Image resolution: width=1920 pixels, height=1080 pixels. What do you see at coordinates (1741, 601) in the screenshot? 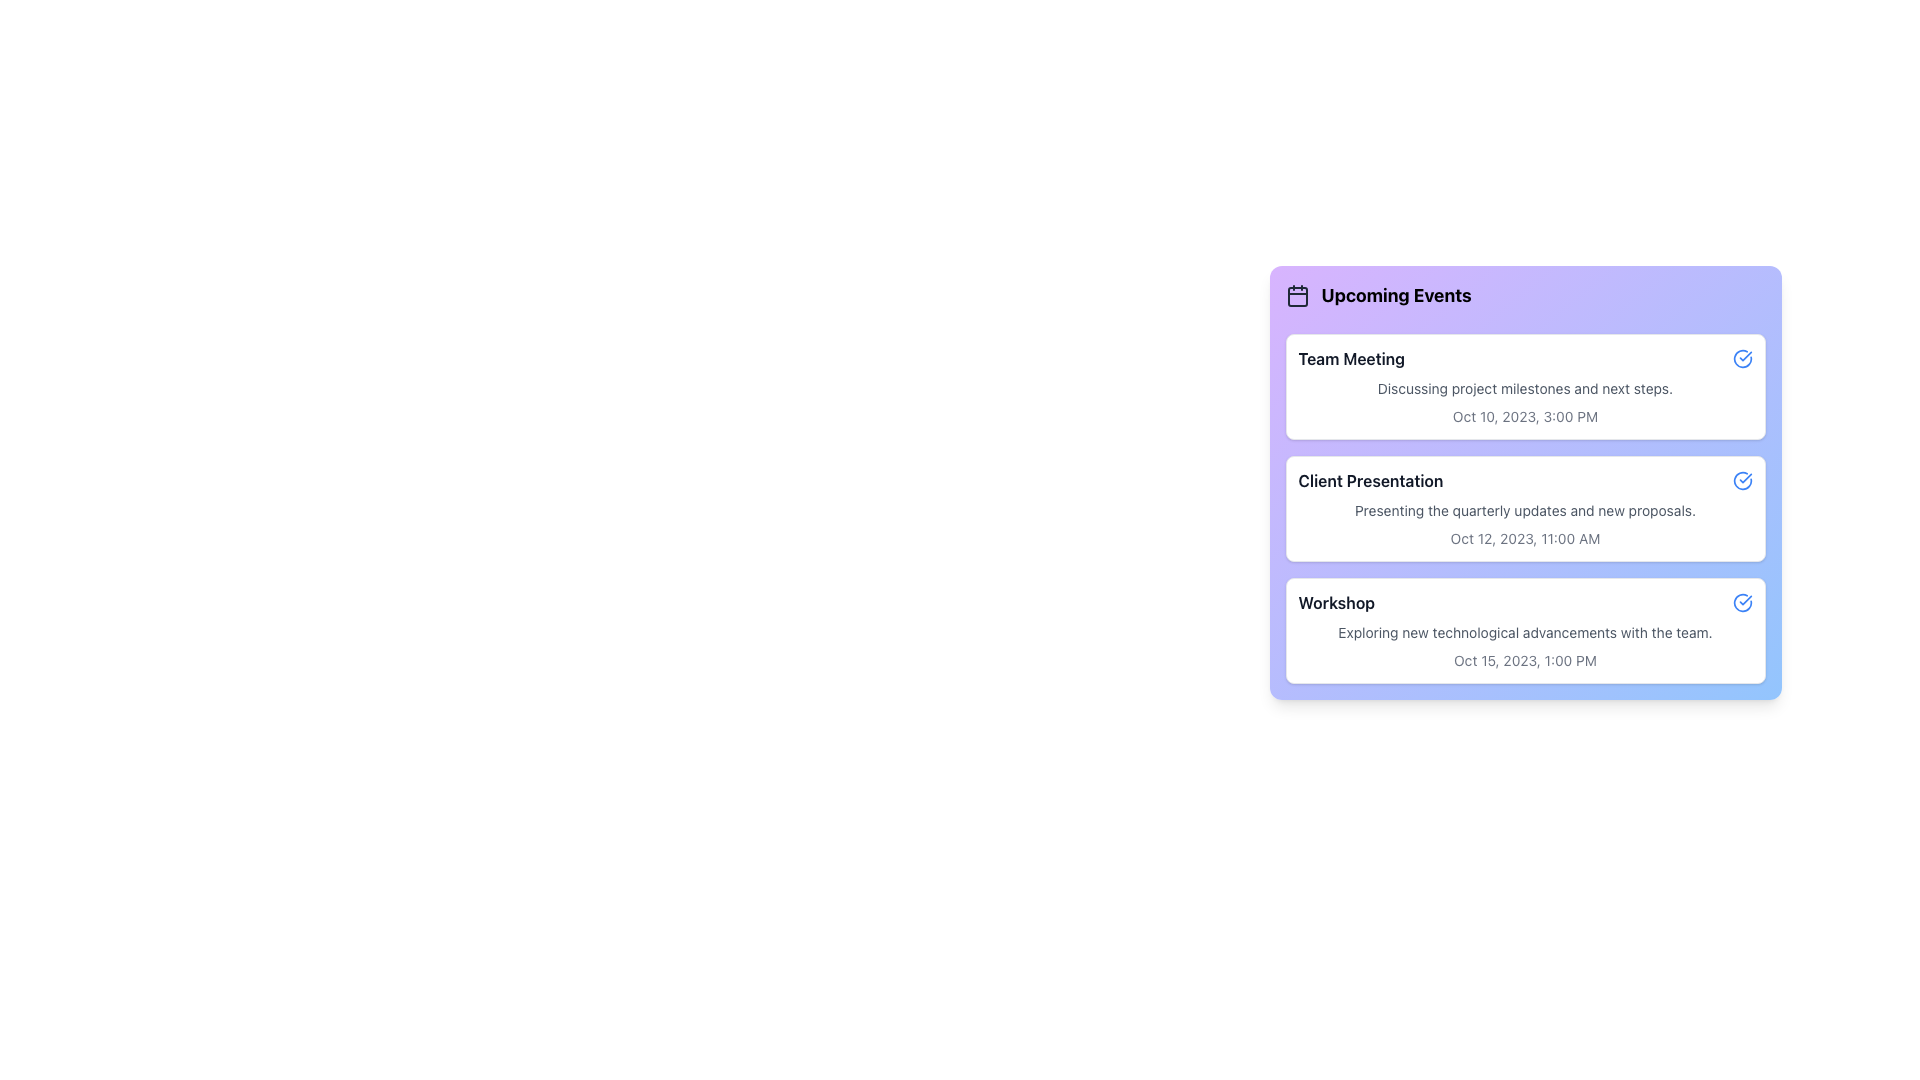
I see `the circular icon with a check mark located at the top-right corner of the 'Workshop' card in the 'Upcoming Events' panel` at bounding box center [1741, 601].